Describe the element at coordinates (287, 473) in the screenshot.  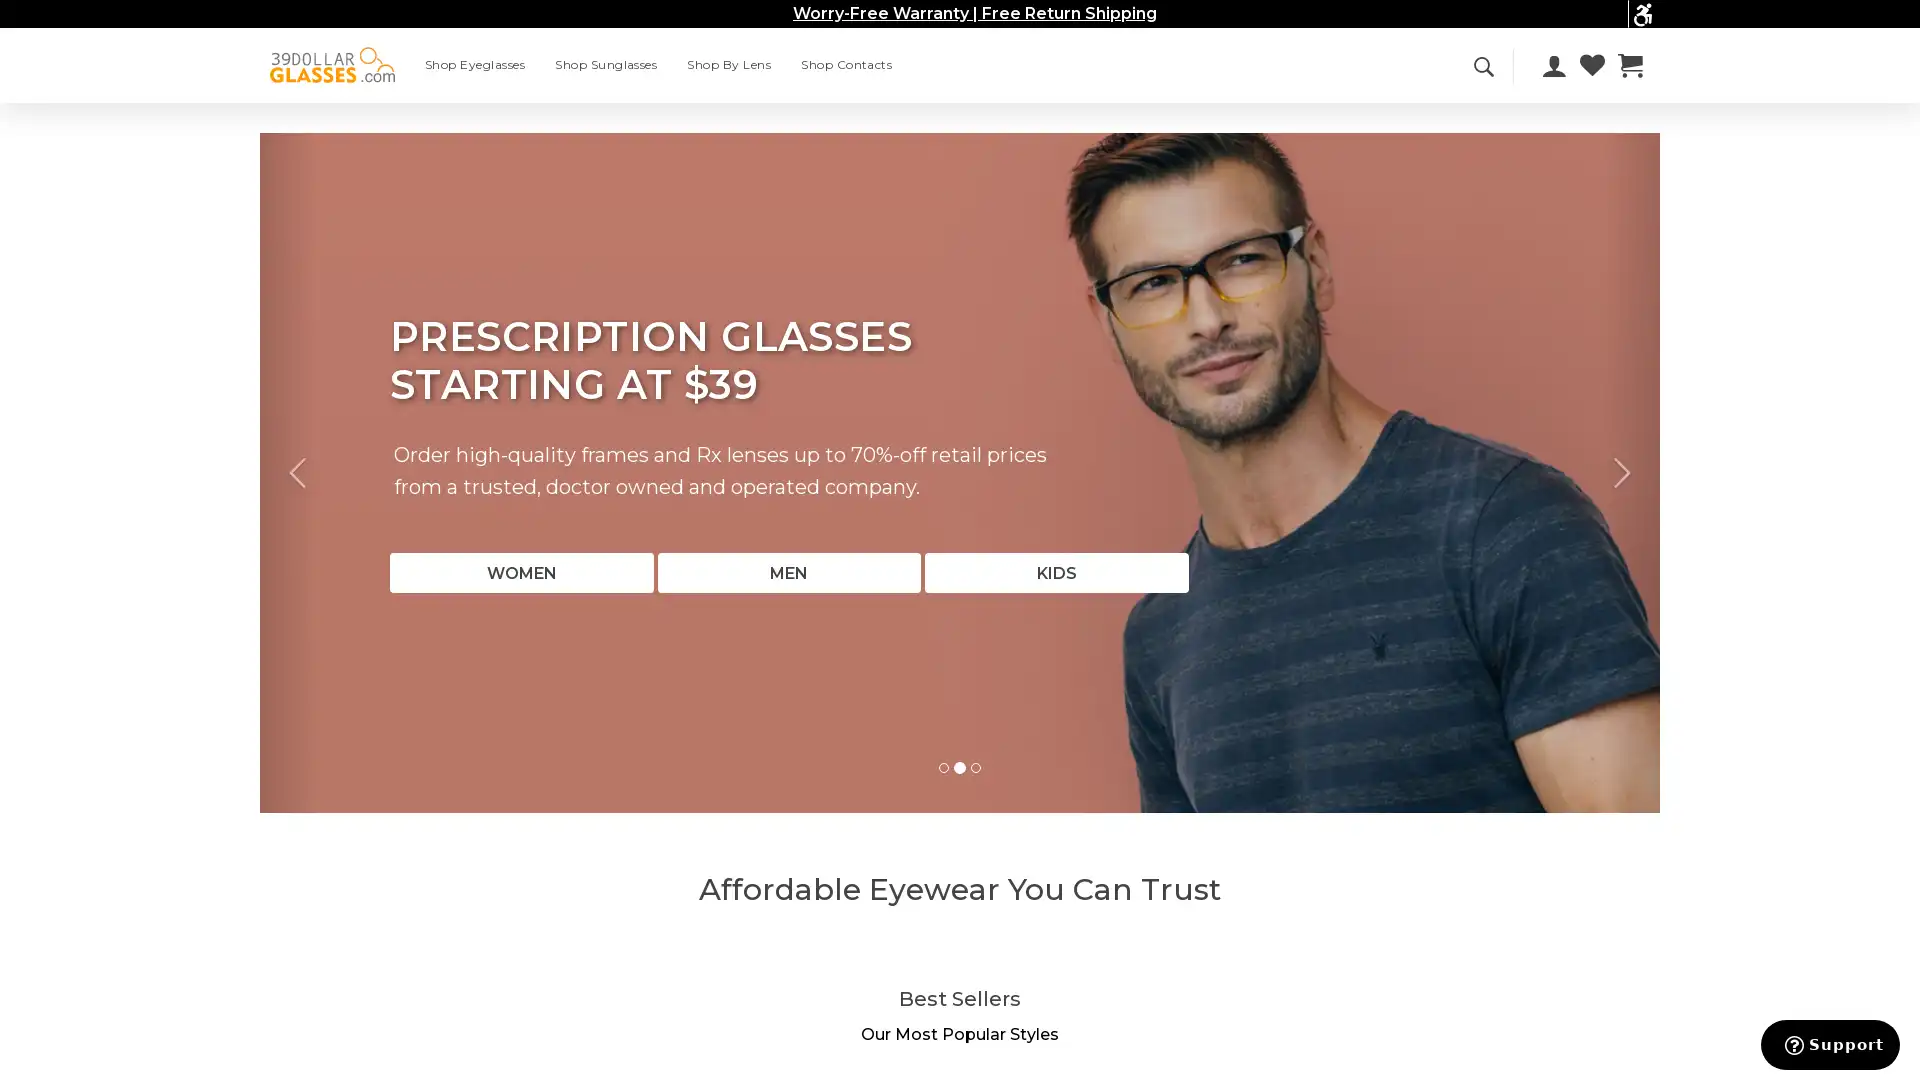
I see `Previous` at that location.